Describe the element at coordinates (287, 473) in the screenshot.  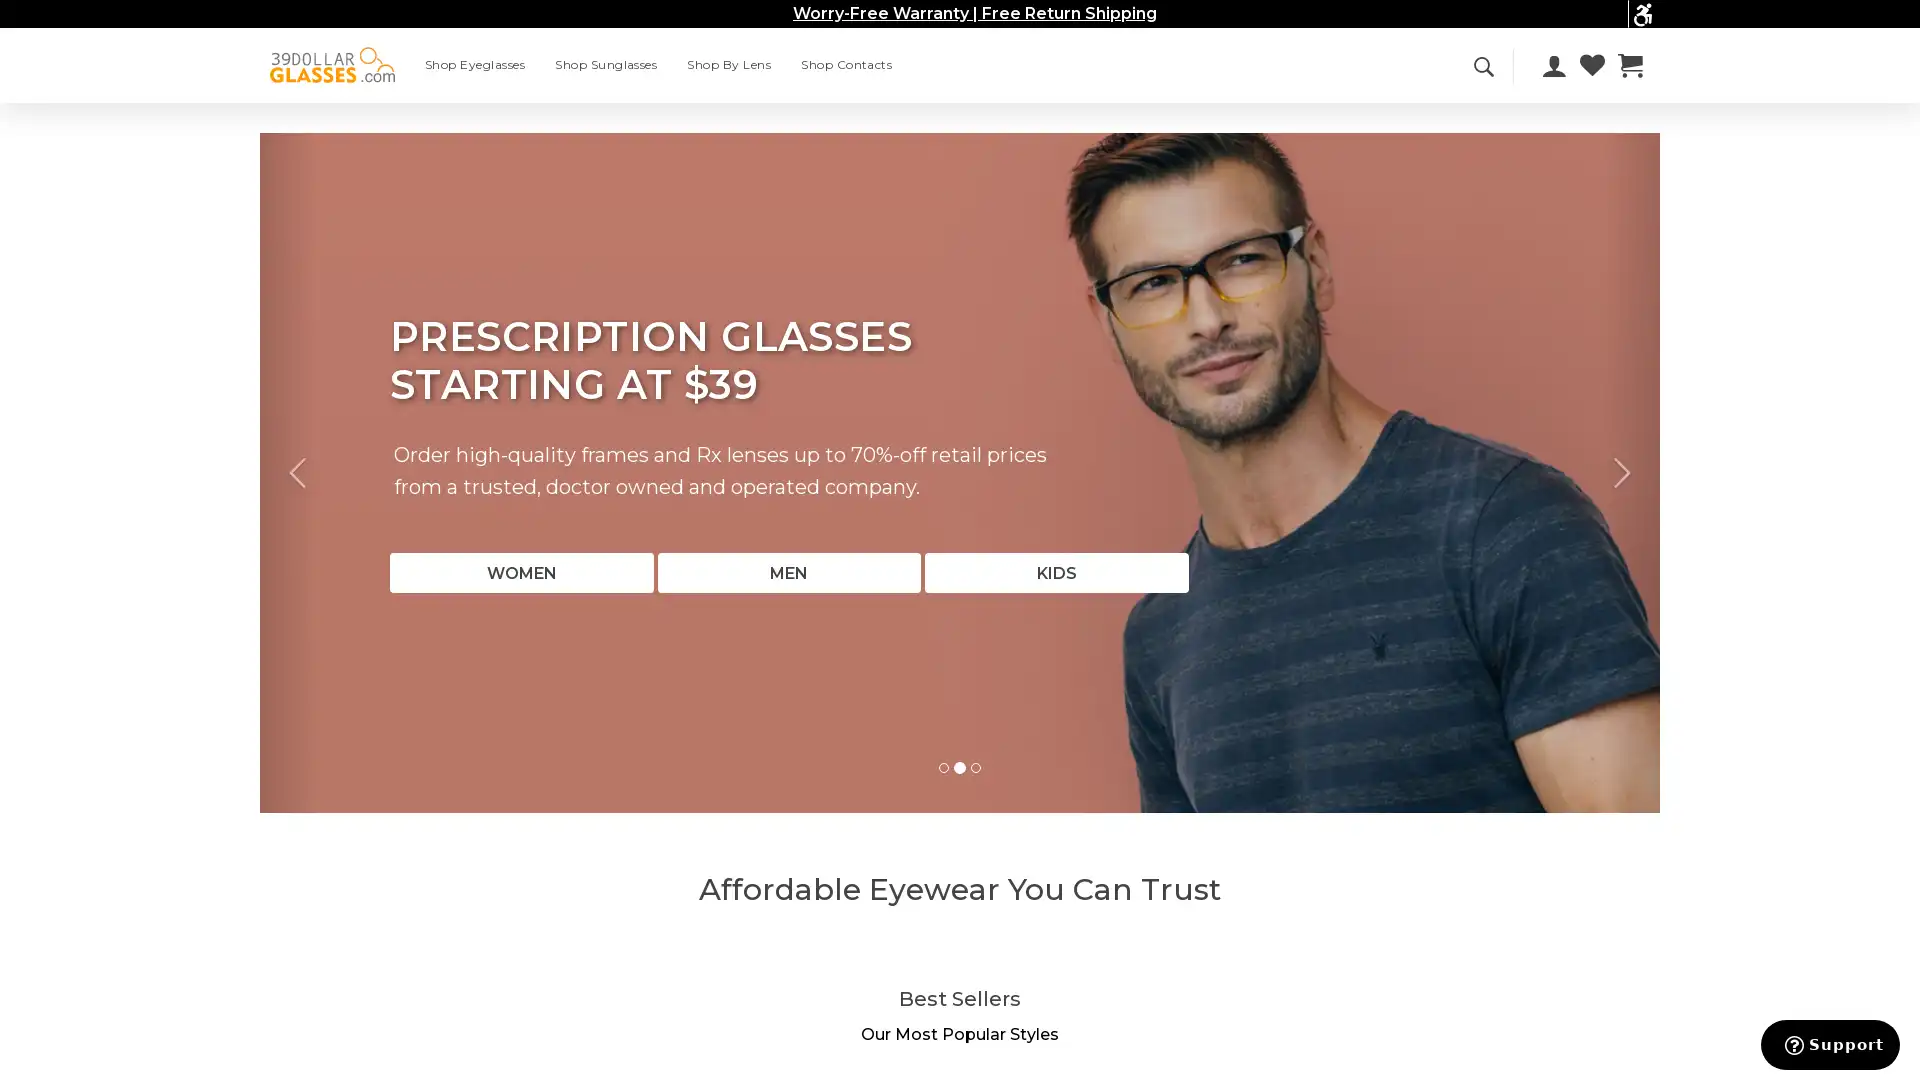
I see `Previous` at that location.